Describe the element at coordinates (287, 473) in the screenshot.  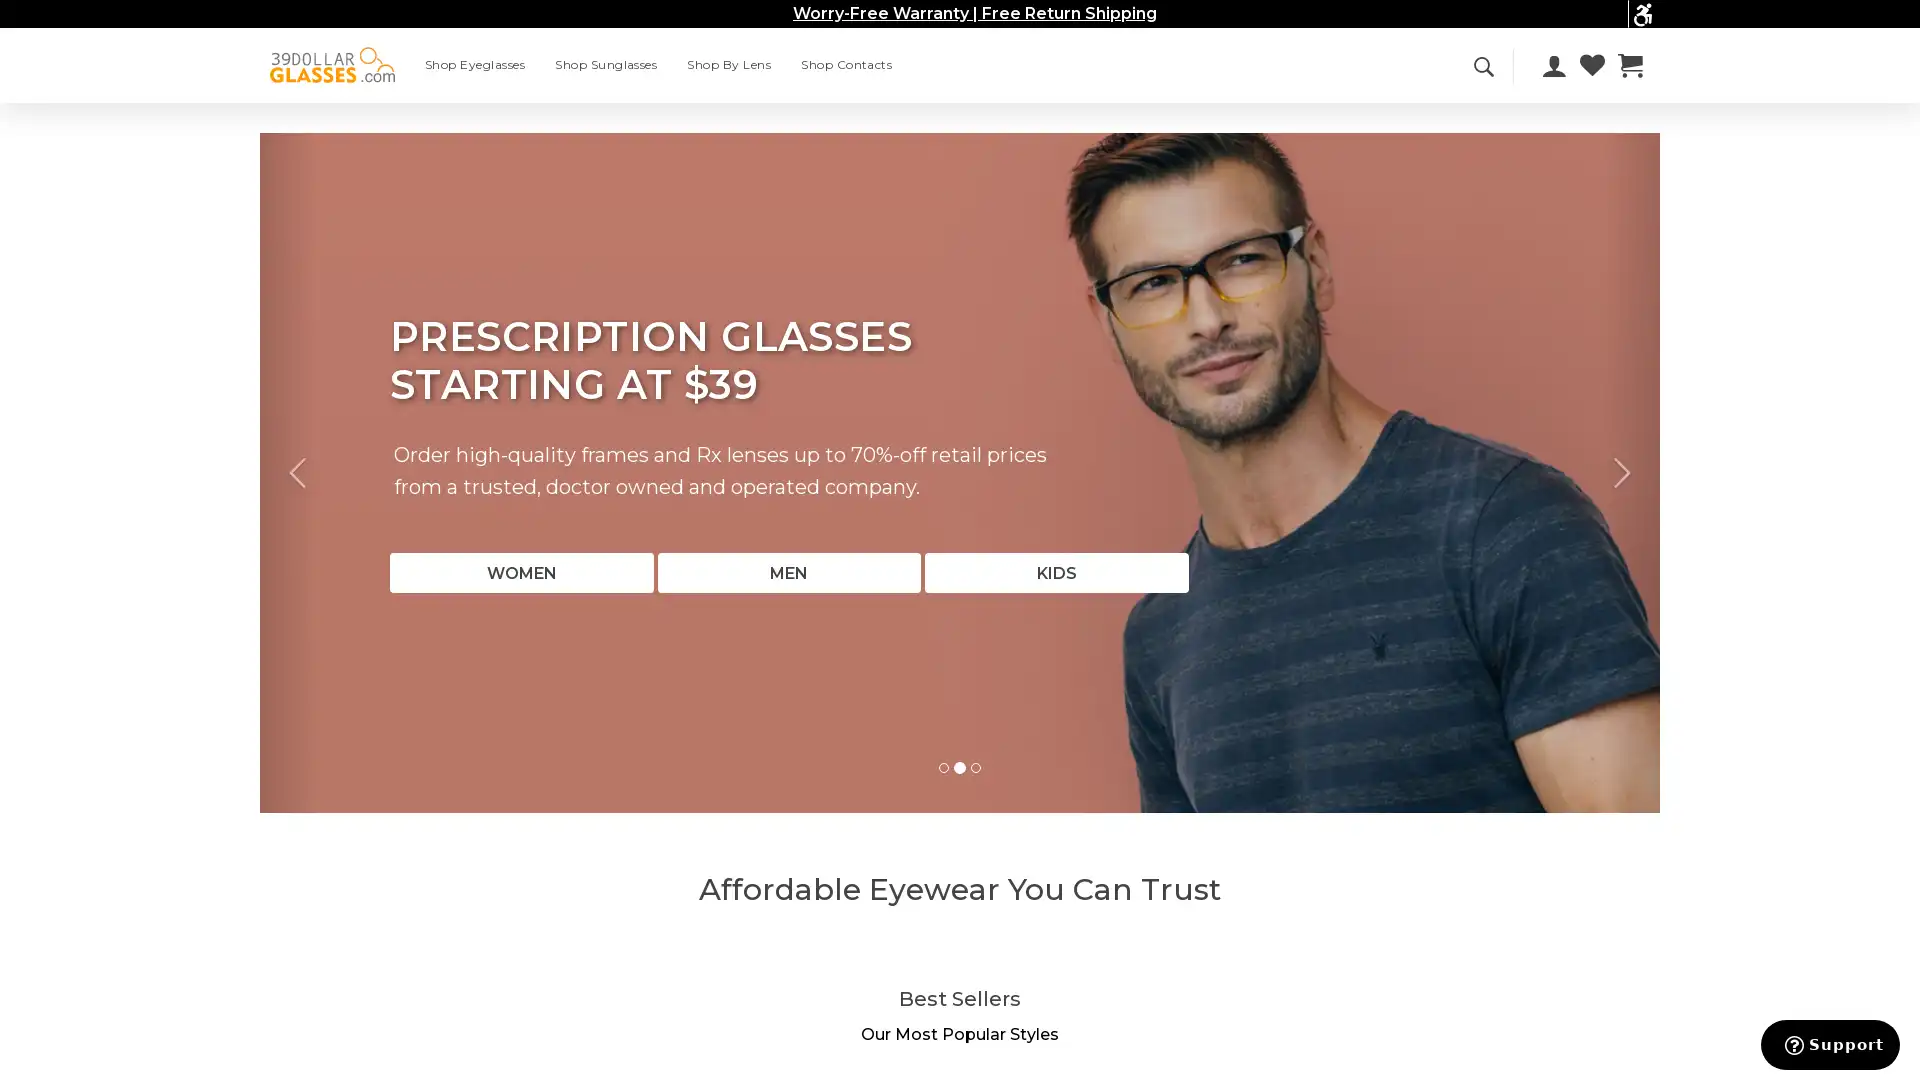
I see `Previous` at that location.